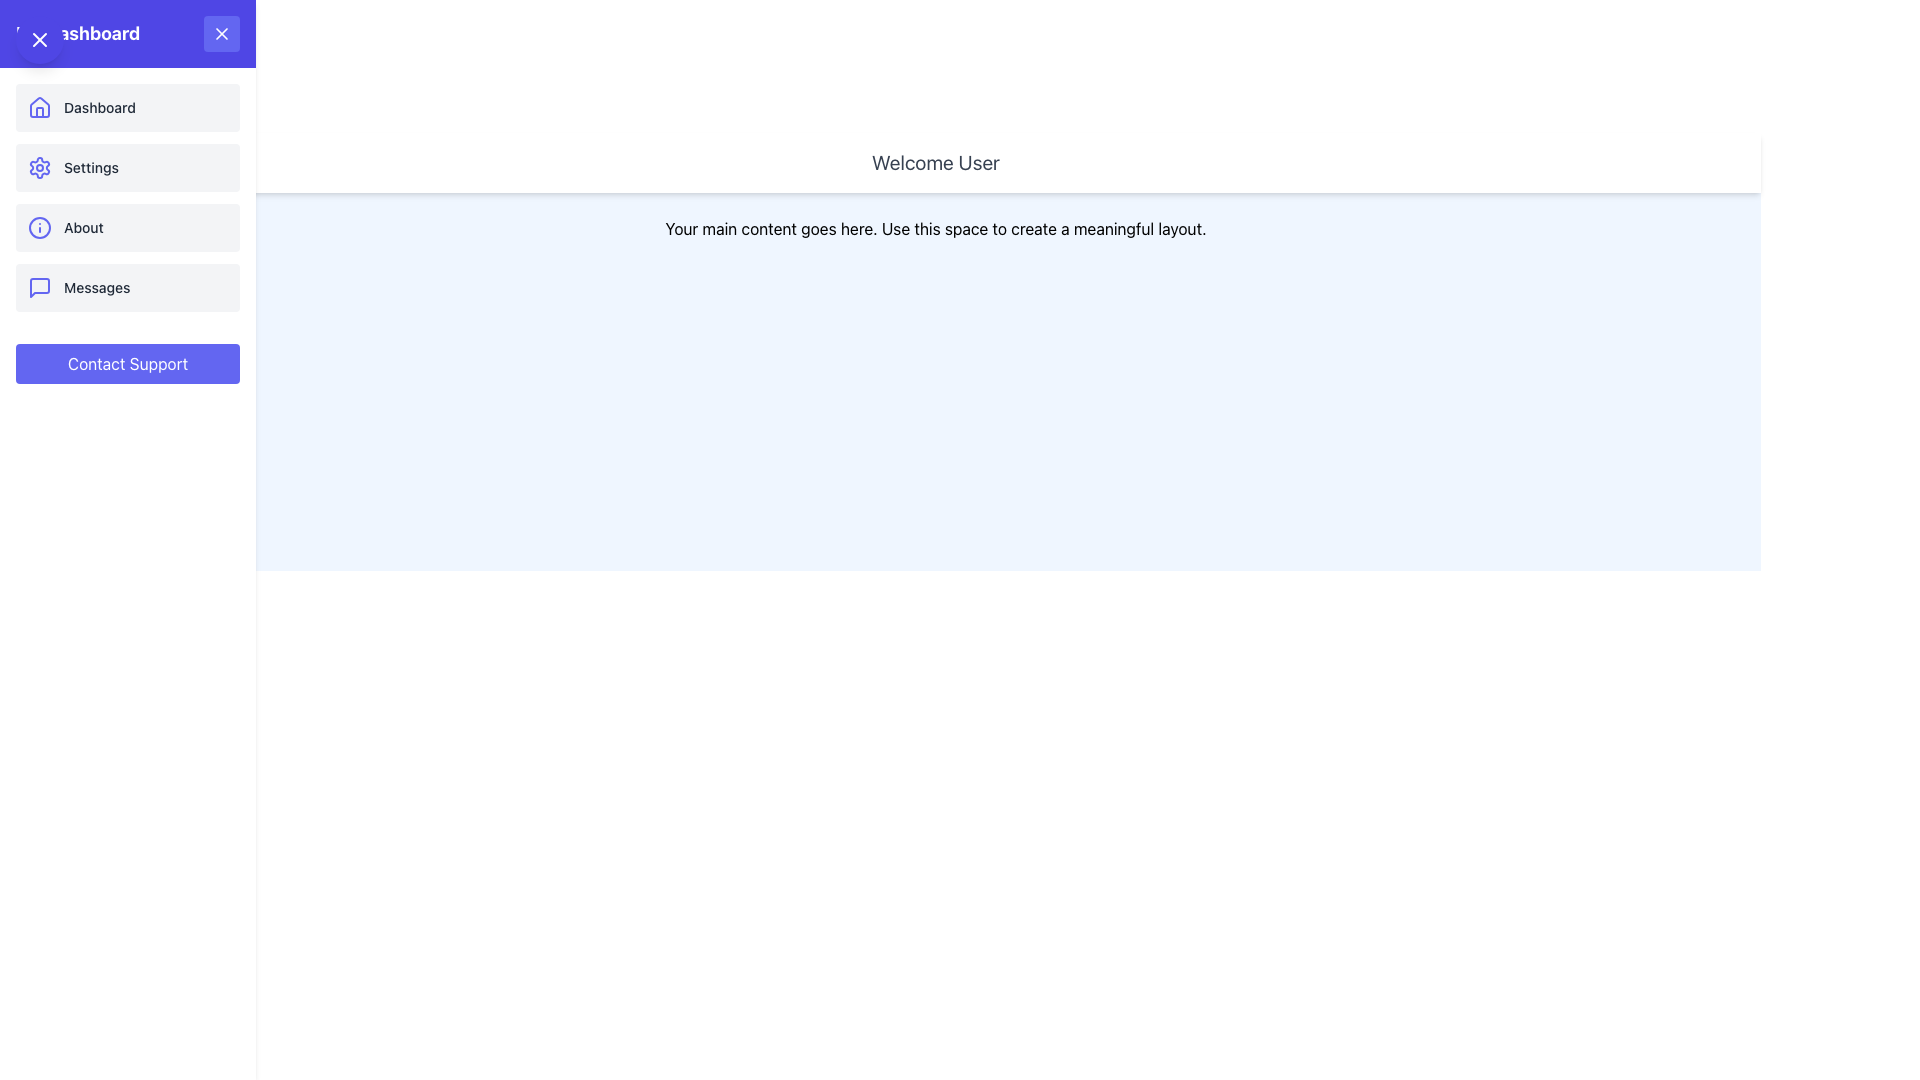 The width and height of the screenshot is (1920, 1080). What do you see at coordinates (39, 226) in the screenshot?
I see `the circular blue outlined icon with a white center and an 'i' symbol, located to the left of the 'About' text in the sidebar menu` at bounding box center [39, 226].